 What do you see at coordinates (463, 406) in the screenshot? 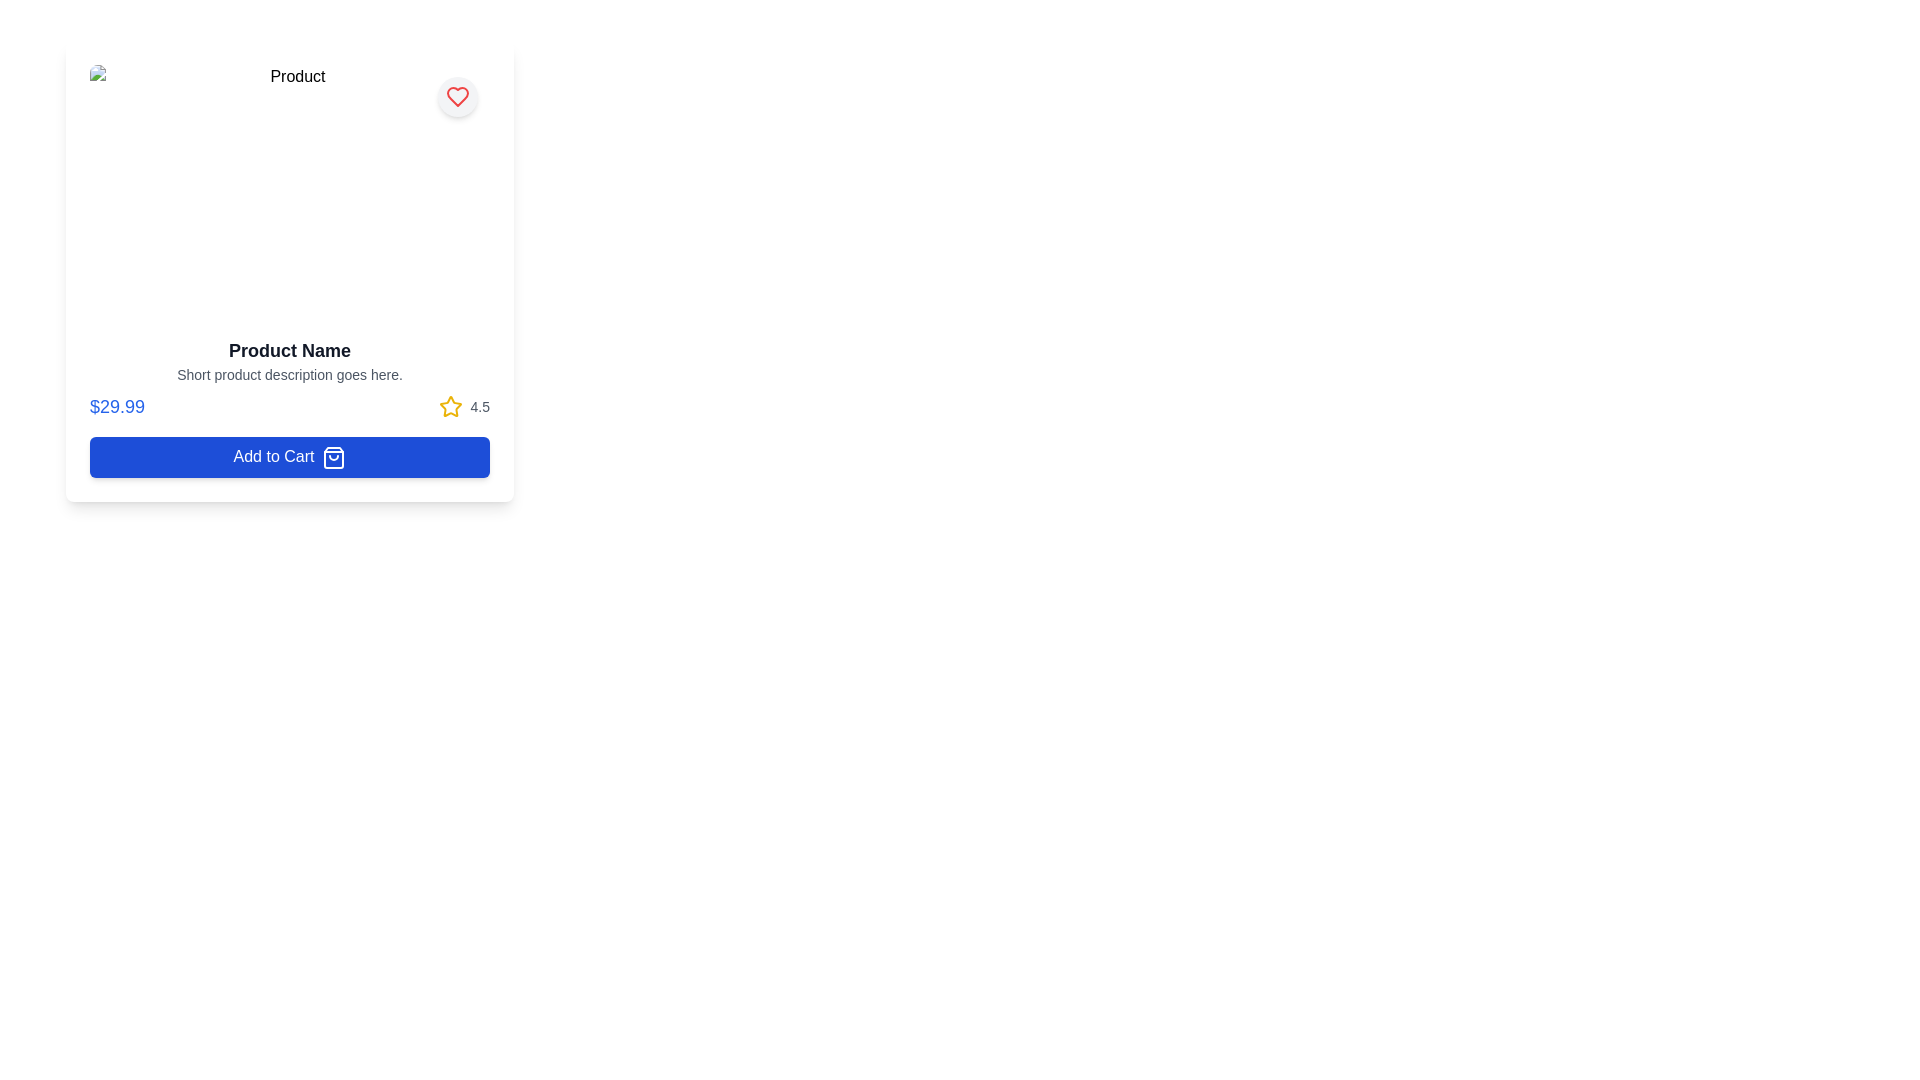
I see `the Rating indicator, which consists of a yellow outlined star and the text '4.5' in gray font, located at the bottom right of the product card` at bounding box center [463, 406].